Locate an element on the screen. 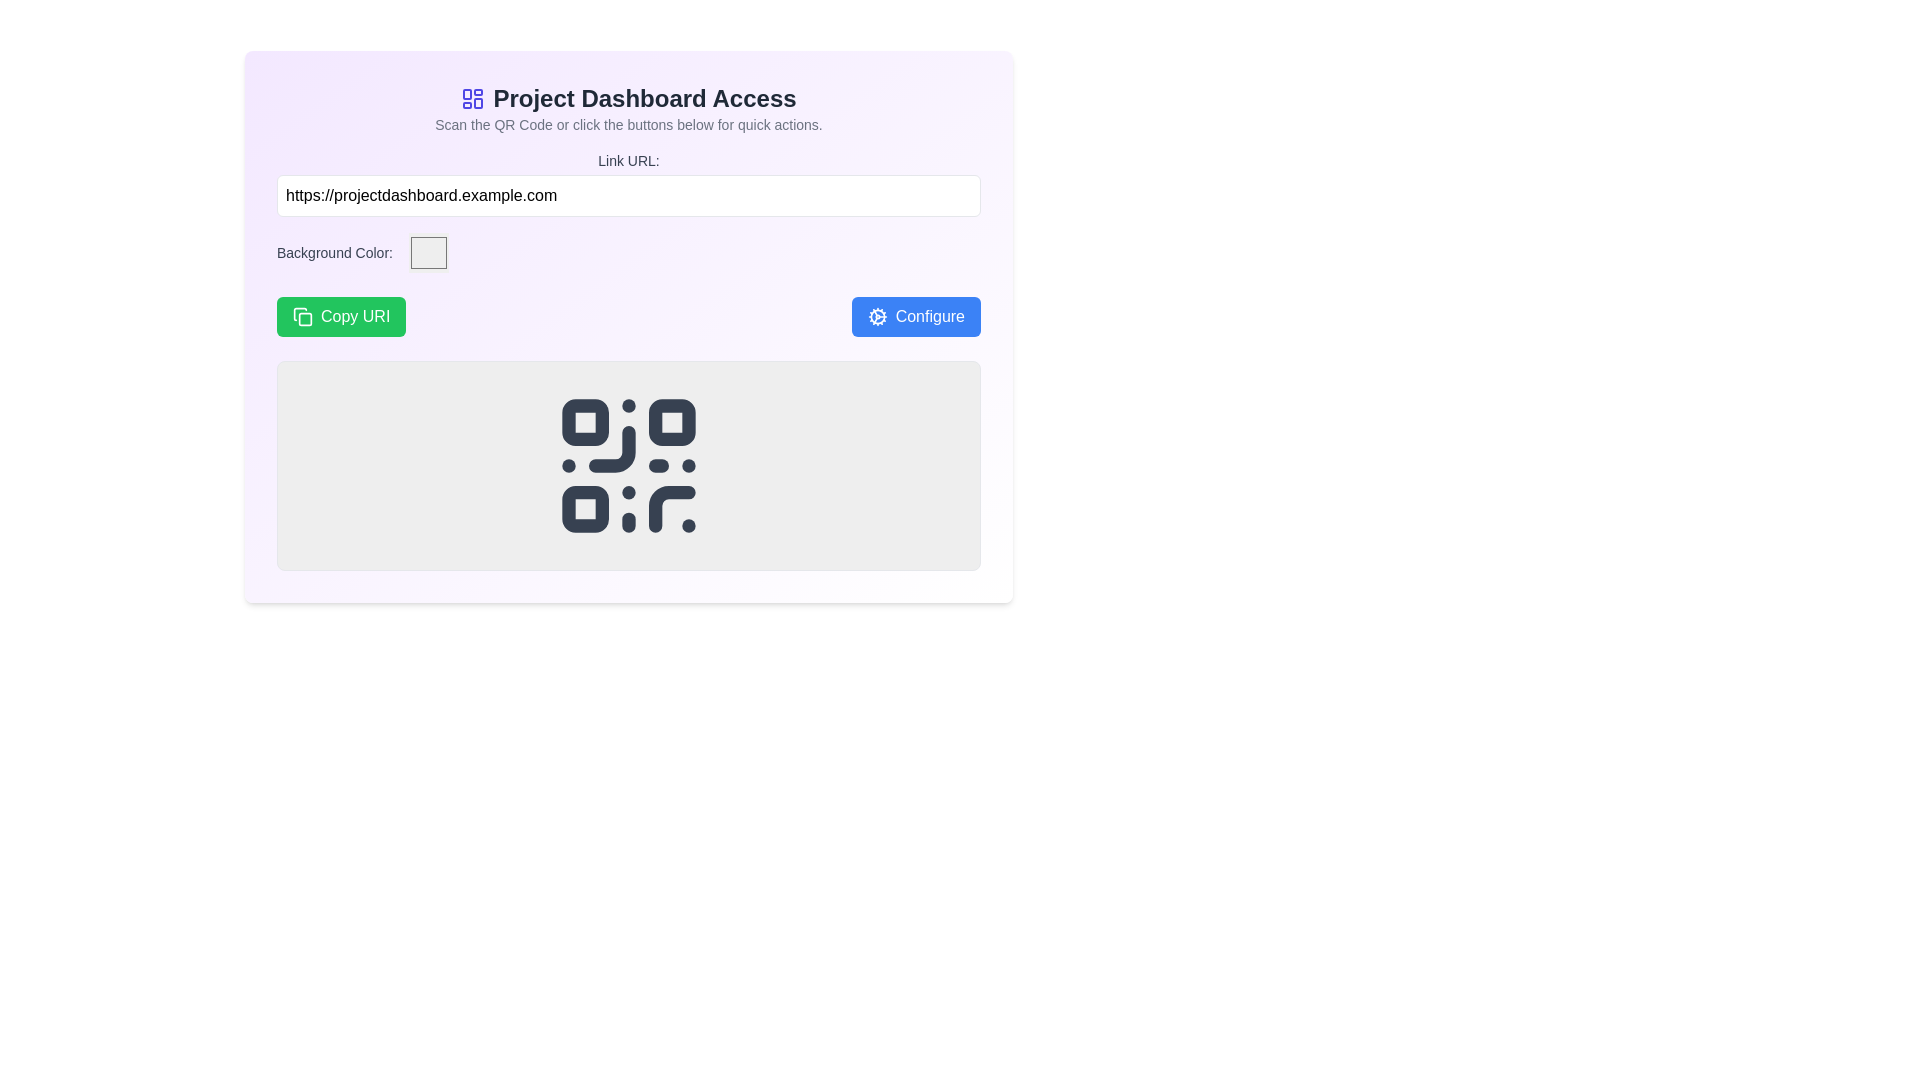 Image resolution: width=1920 pixels, height=1080 pixels. the upper-left rectangular block of the dashboard layout icon, which is part of a grid of four rectangles is located at coordinates (466, 94).